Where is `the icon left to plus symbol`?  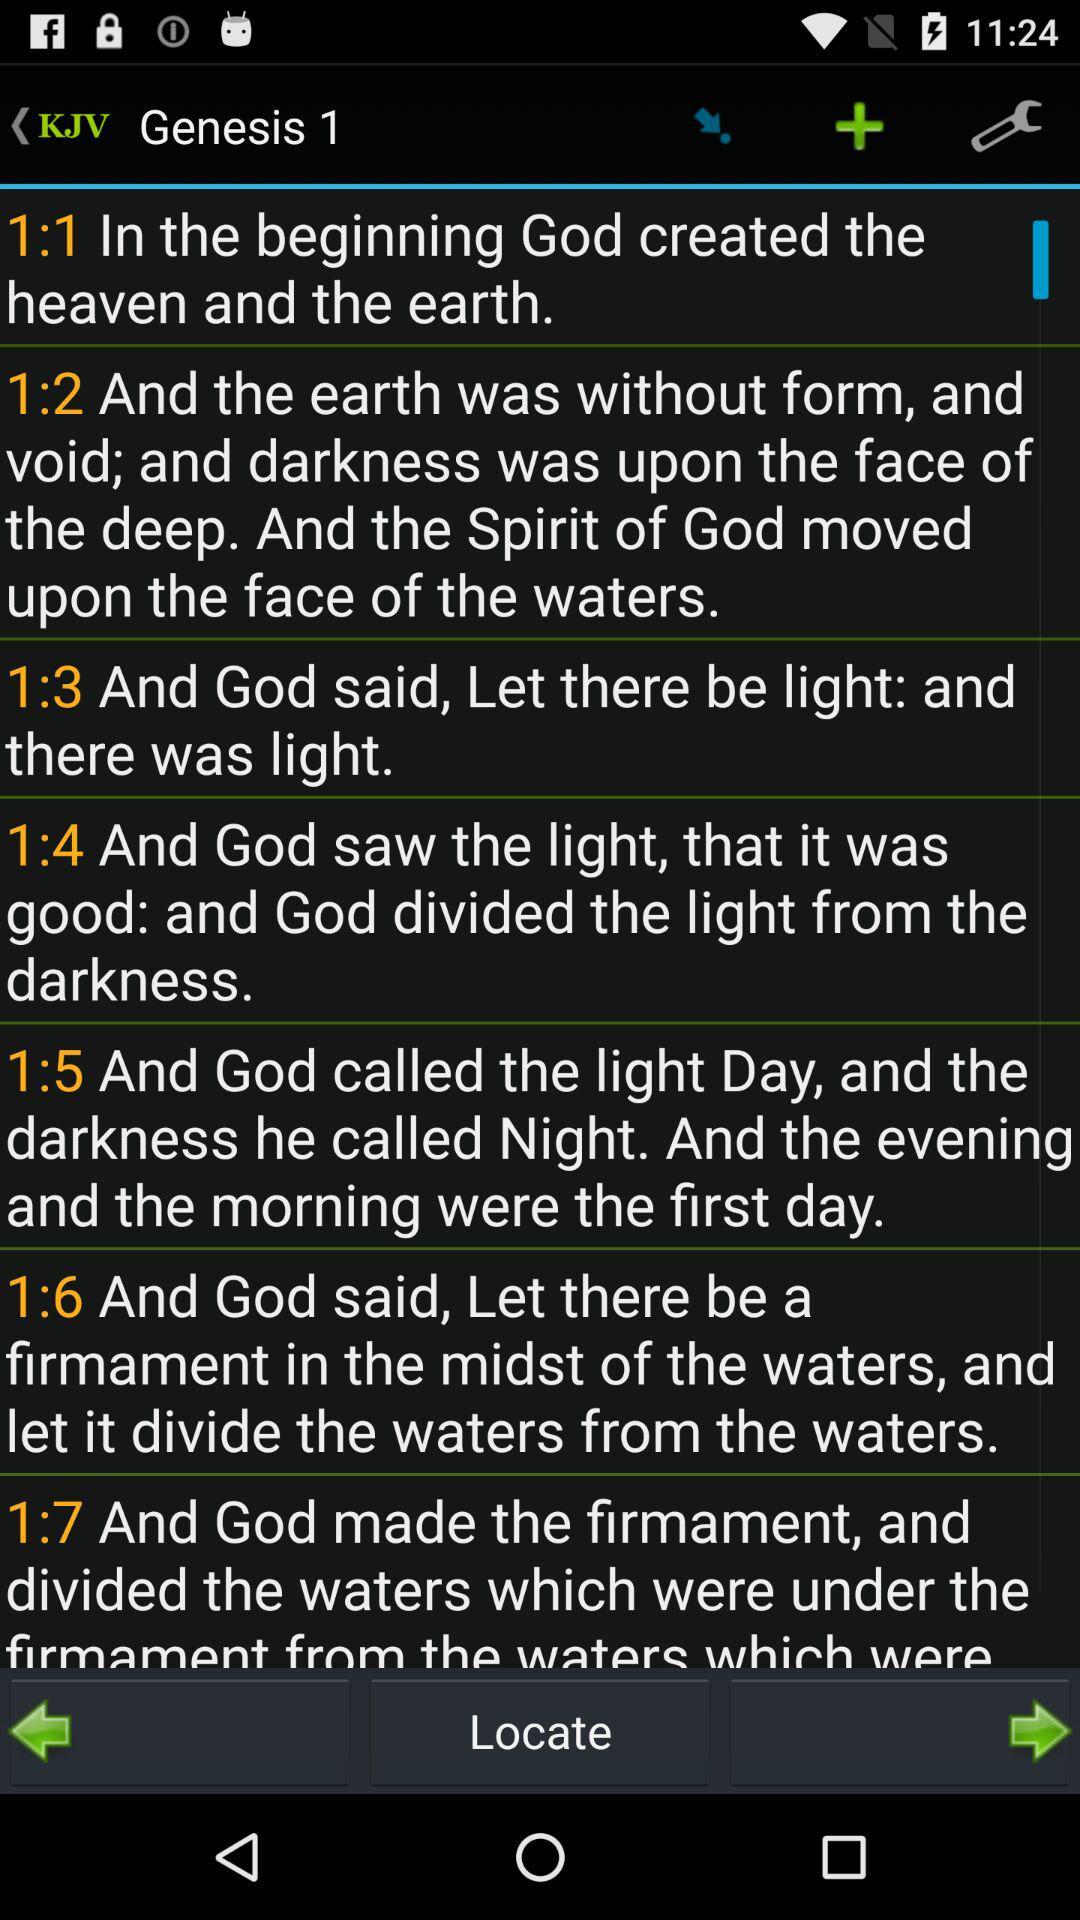
the icon left to plus symbol is located at coordinates (711, 124).